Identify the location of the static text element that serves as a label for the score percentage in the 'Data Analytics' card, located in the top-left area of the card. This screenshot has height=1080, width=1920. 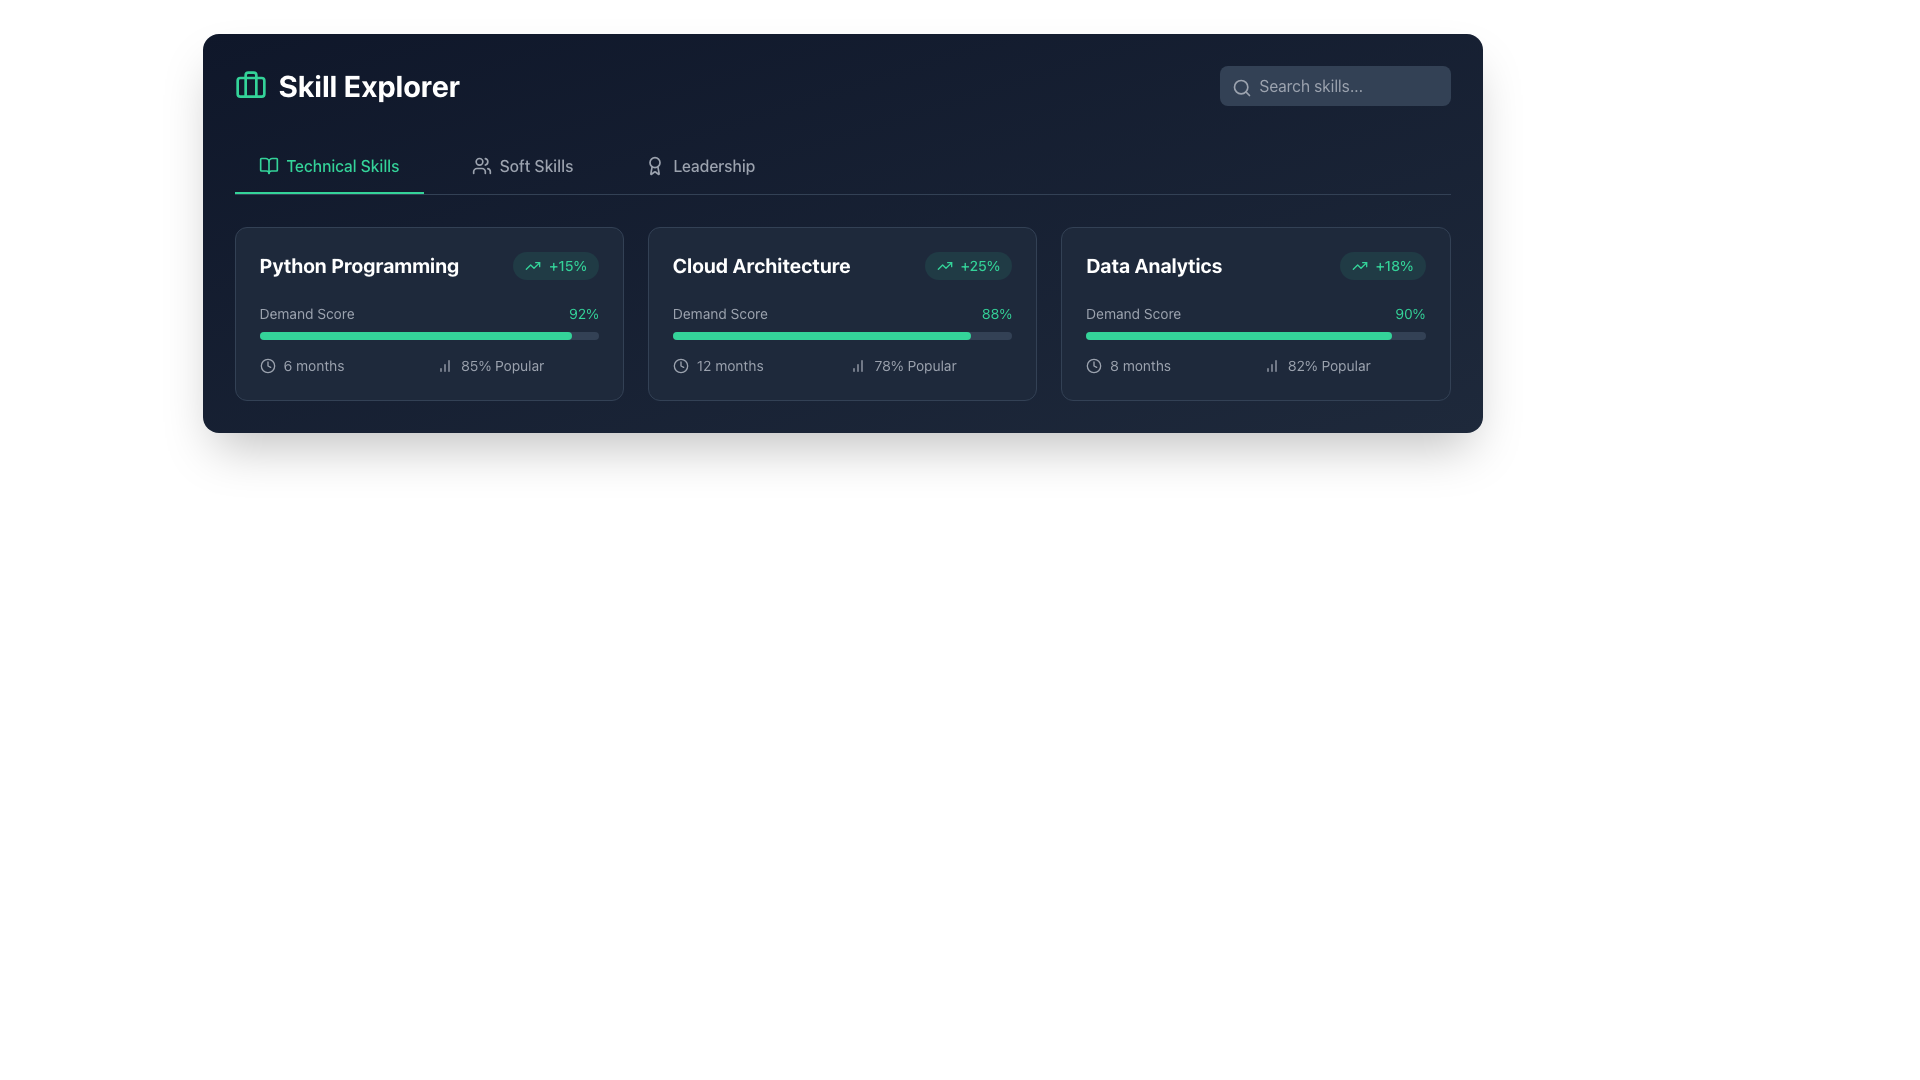
(1133, 313).